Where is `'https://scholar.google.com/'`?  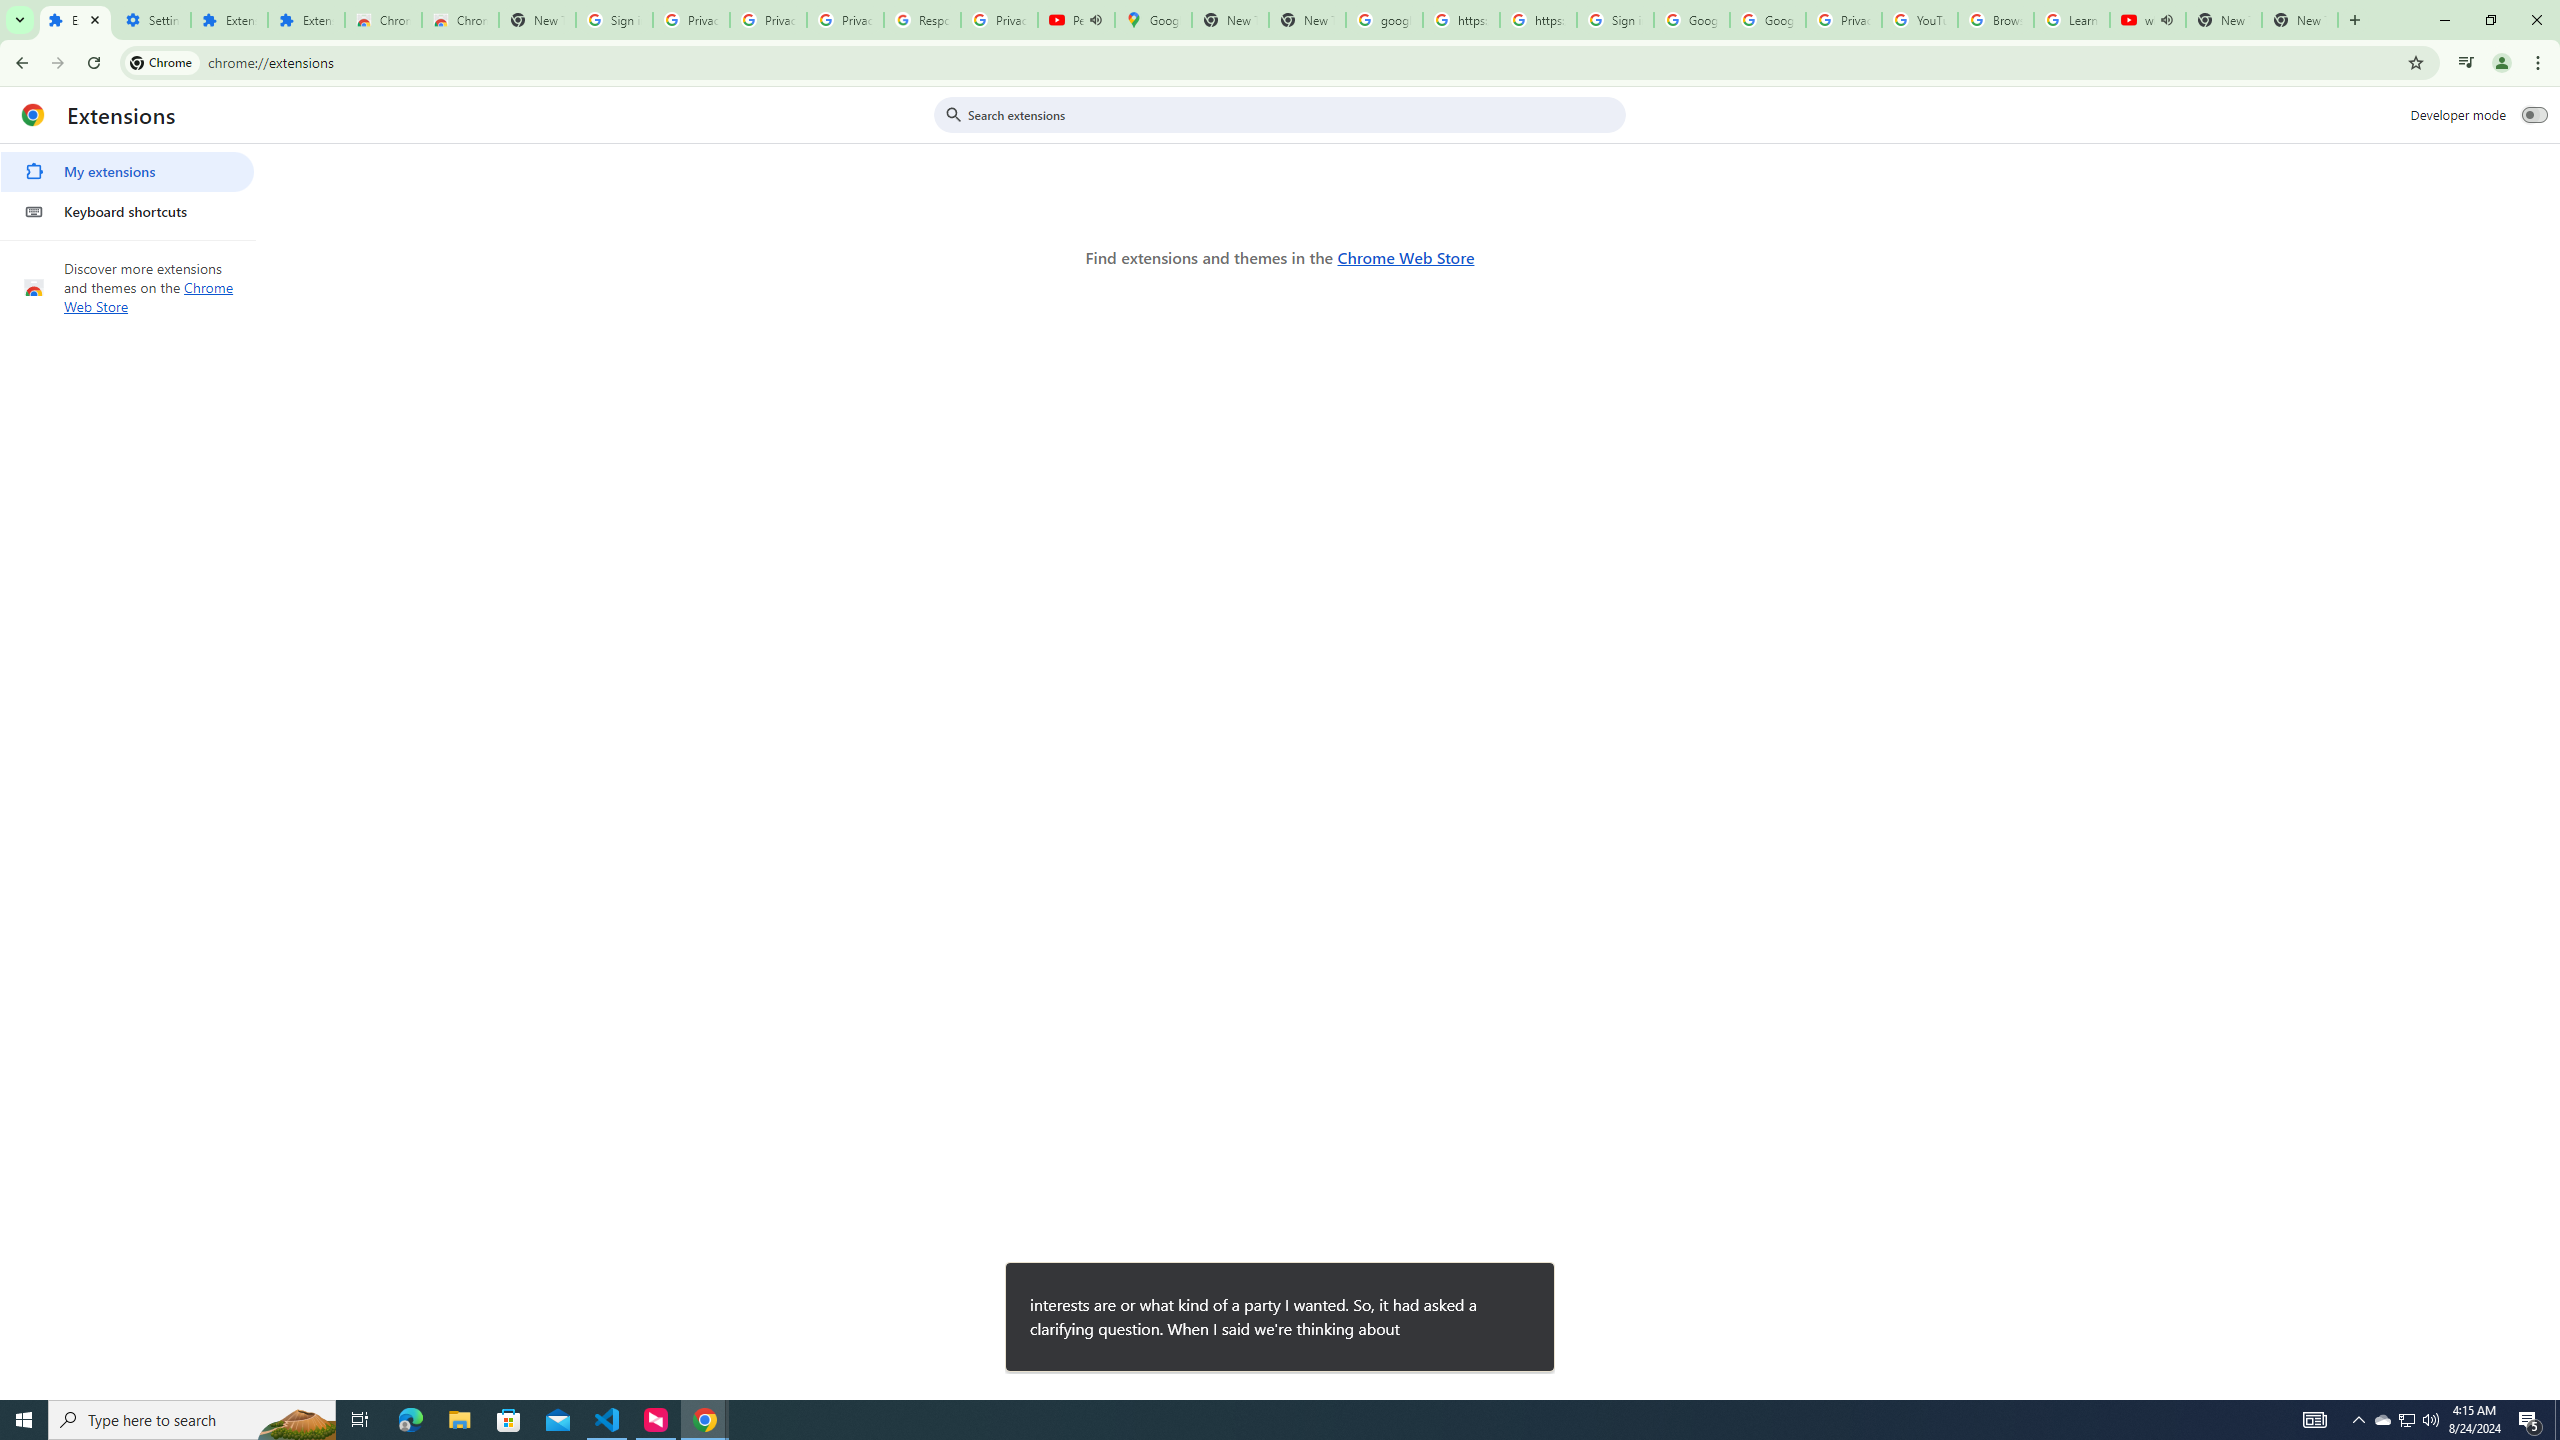
'https://scholar.google.com/' is located at coordinates (1537, 19).